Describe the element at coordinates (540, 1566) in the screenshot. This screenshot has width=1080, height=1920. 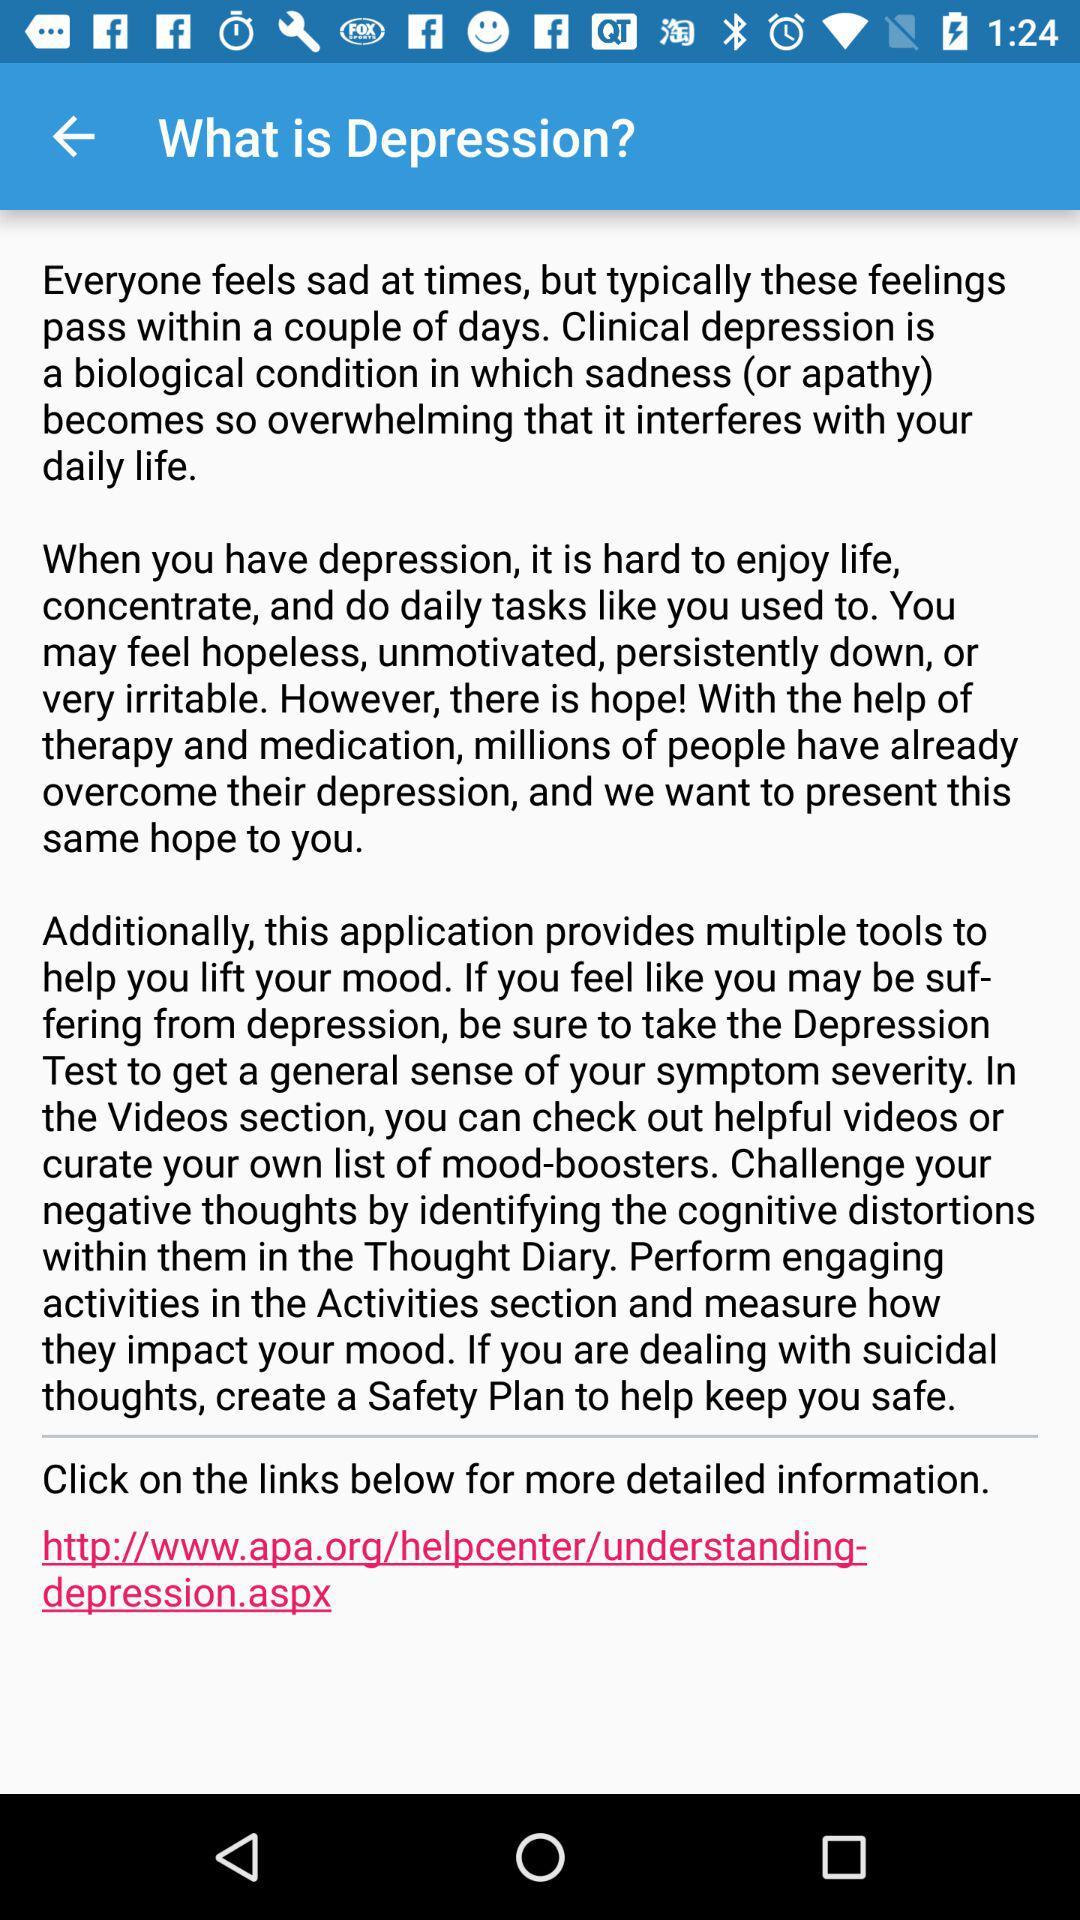
I see `http www apa` at that location.